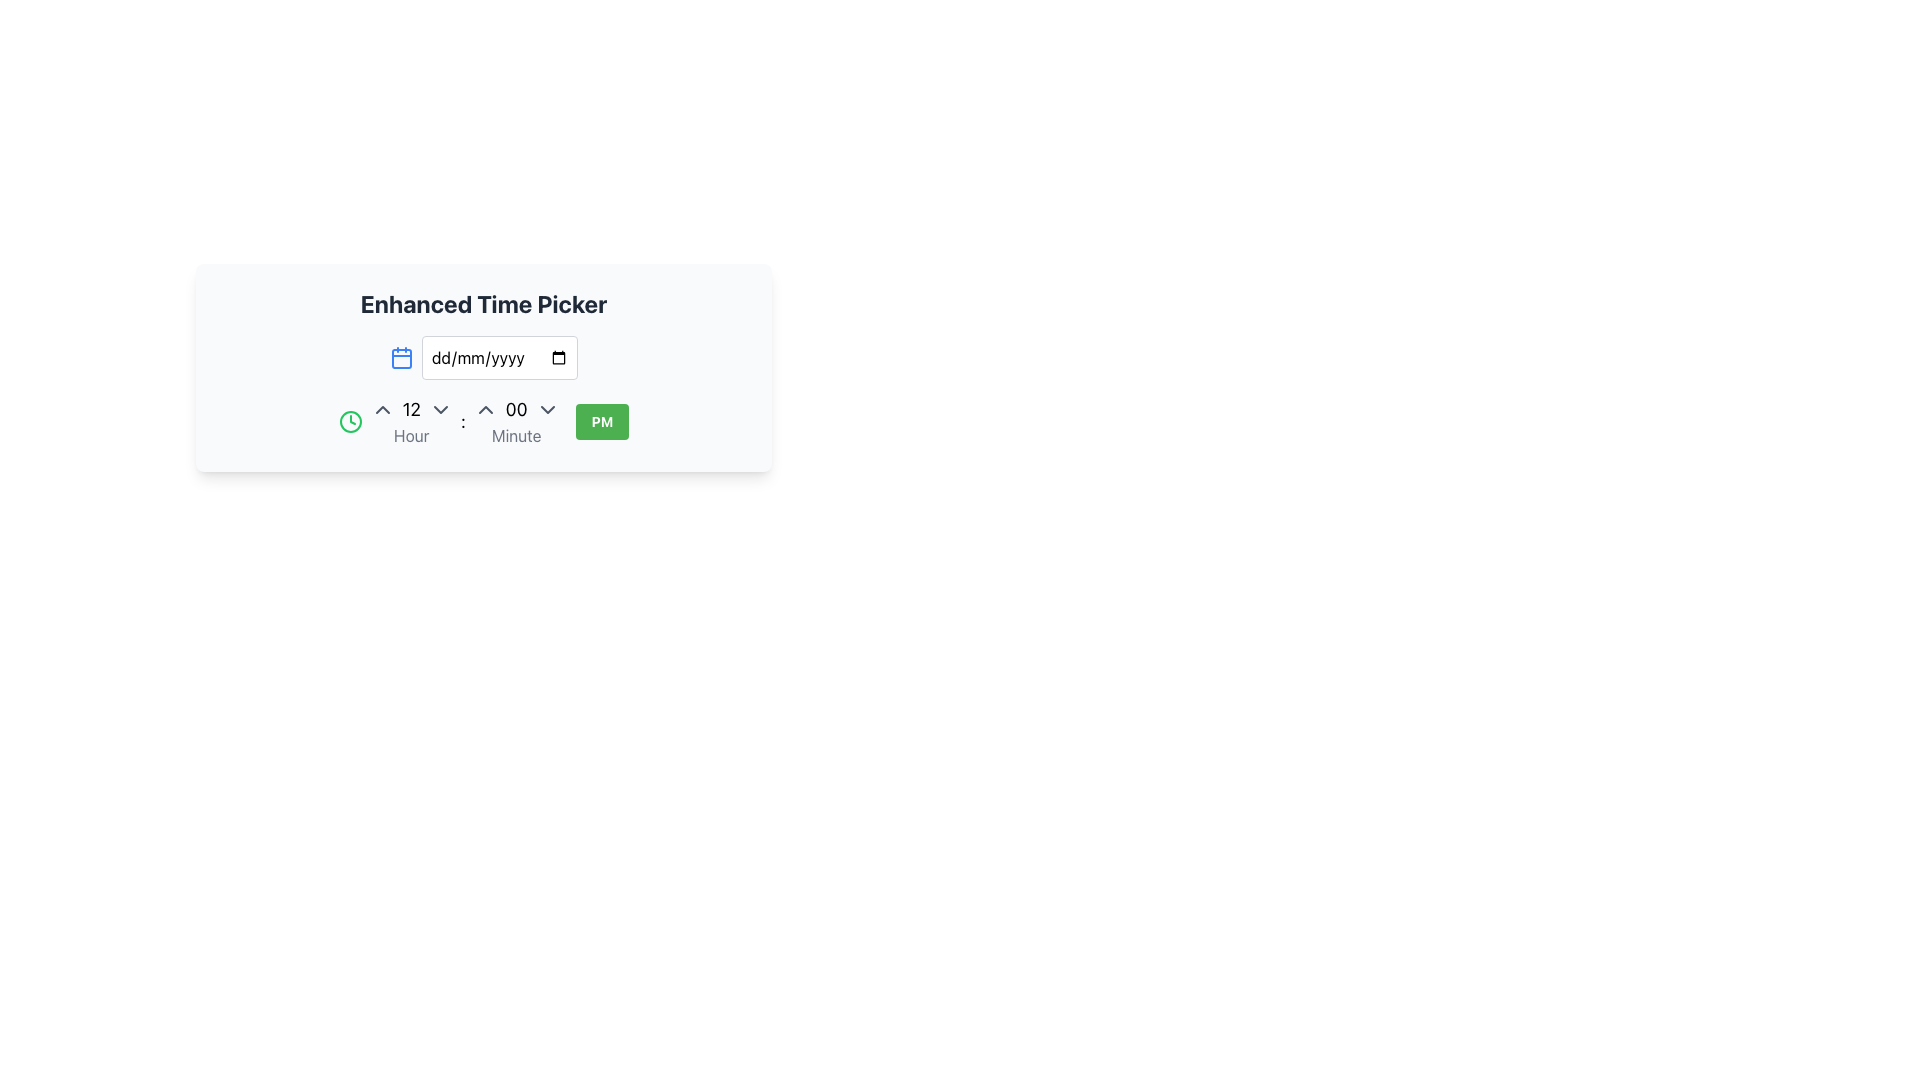 The height and width of the screenshot is (1080, 1920). What do you see at coordinates (410, 408) in the screenshot?
I see `the numeric display element showing '12' in the time picker component, located between the up and down arrows and above the label 'Hour'` at bounding box center [410, 408].